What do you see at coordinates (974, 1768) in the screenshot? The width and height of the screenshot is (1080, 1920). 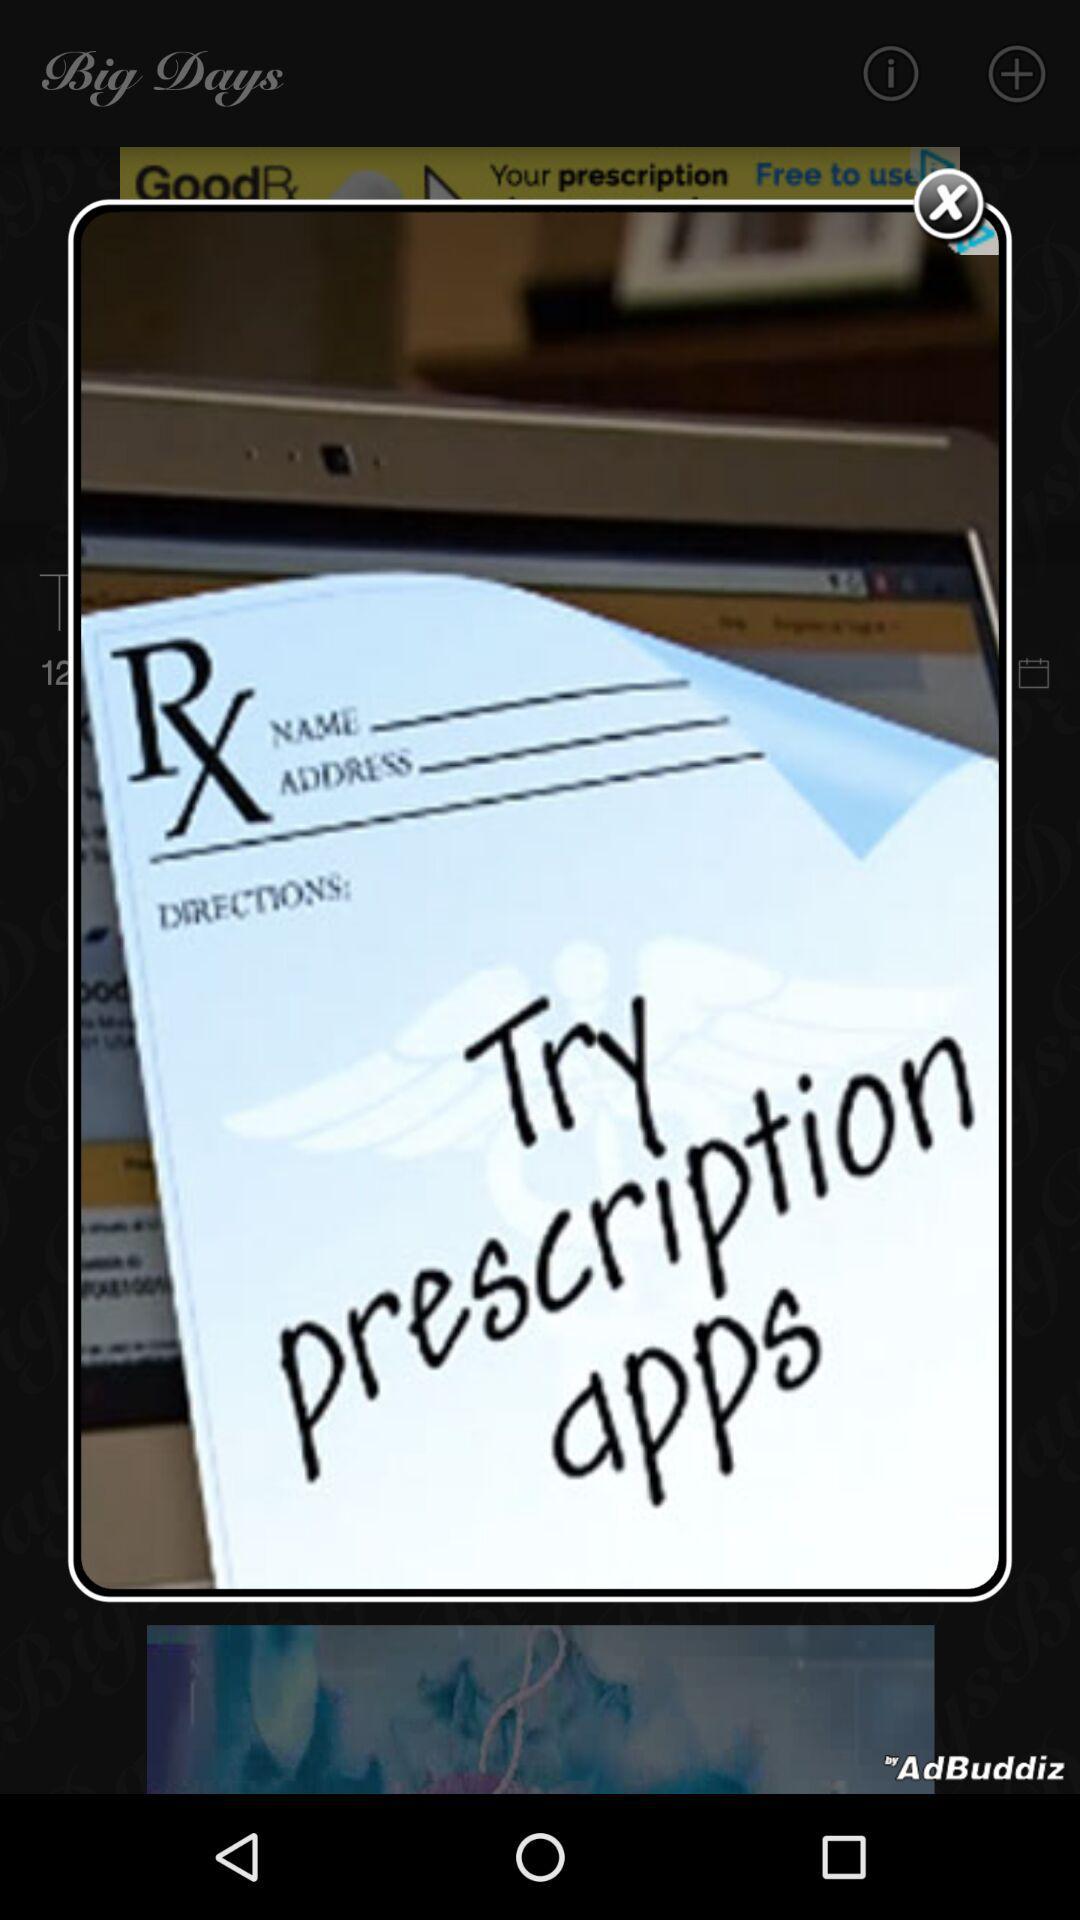 I see `advertisement portion` at bounding box center [974, 1768].